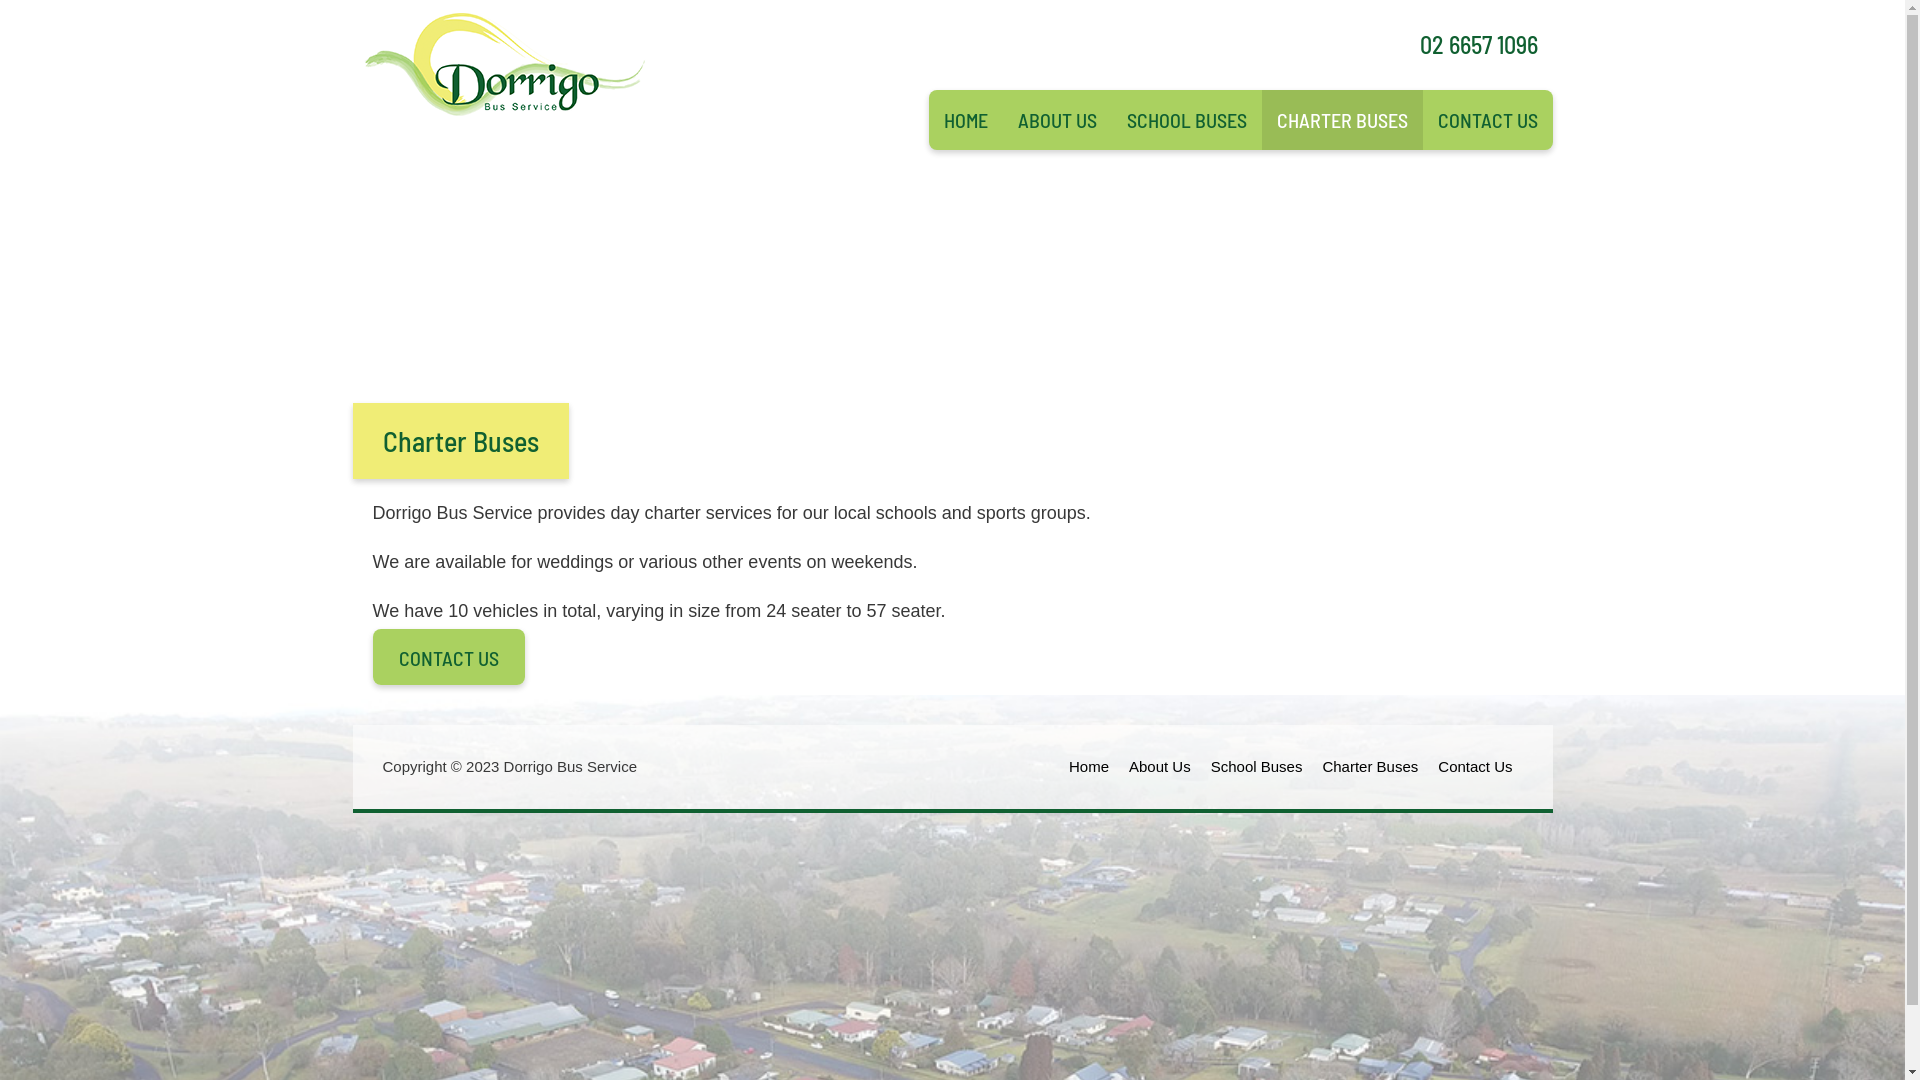 The width and height of the screenshot is (1920, 1080). Describe the element at coordinates (1342, 119) in the screenshot. I see `'CHARTER BUSES'` at that location.